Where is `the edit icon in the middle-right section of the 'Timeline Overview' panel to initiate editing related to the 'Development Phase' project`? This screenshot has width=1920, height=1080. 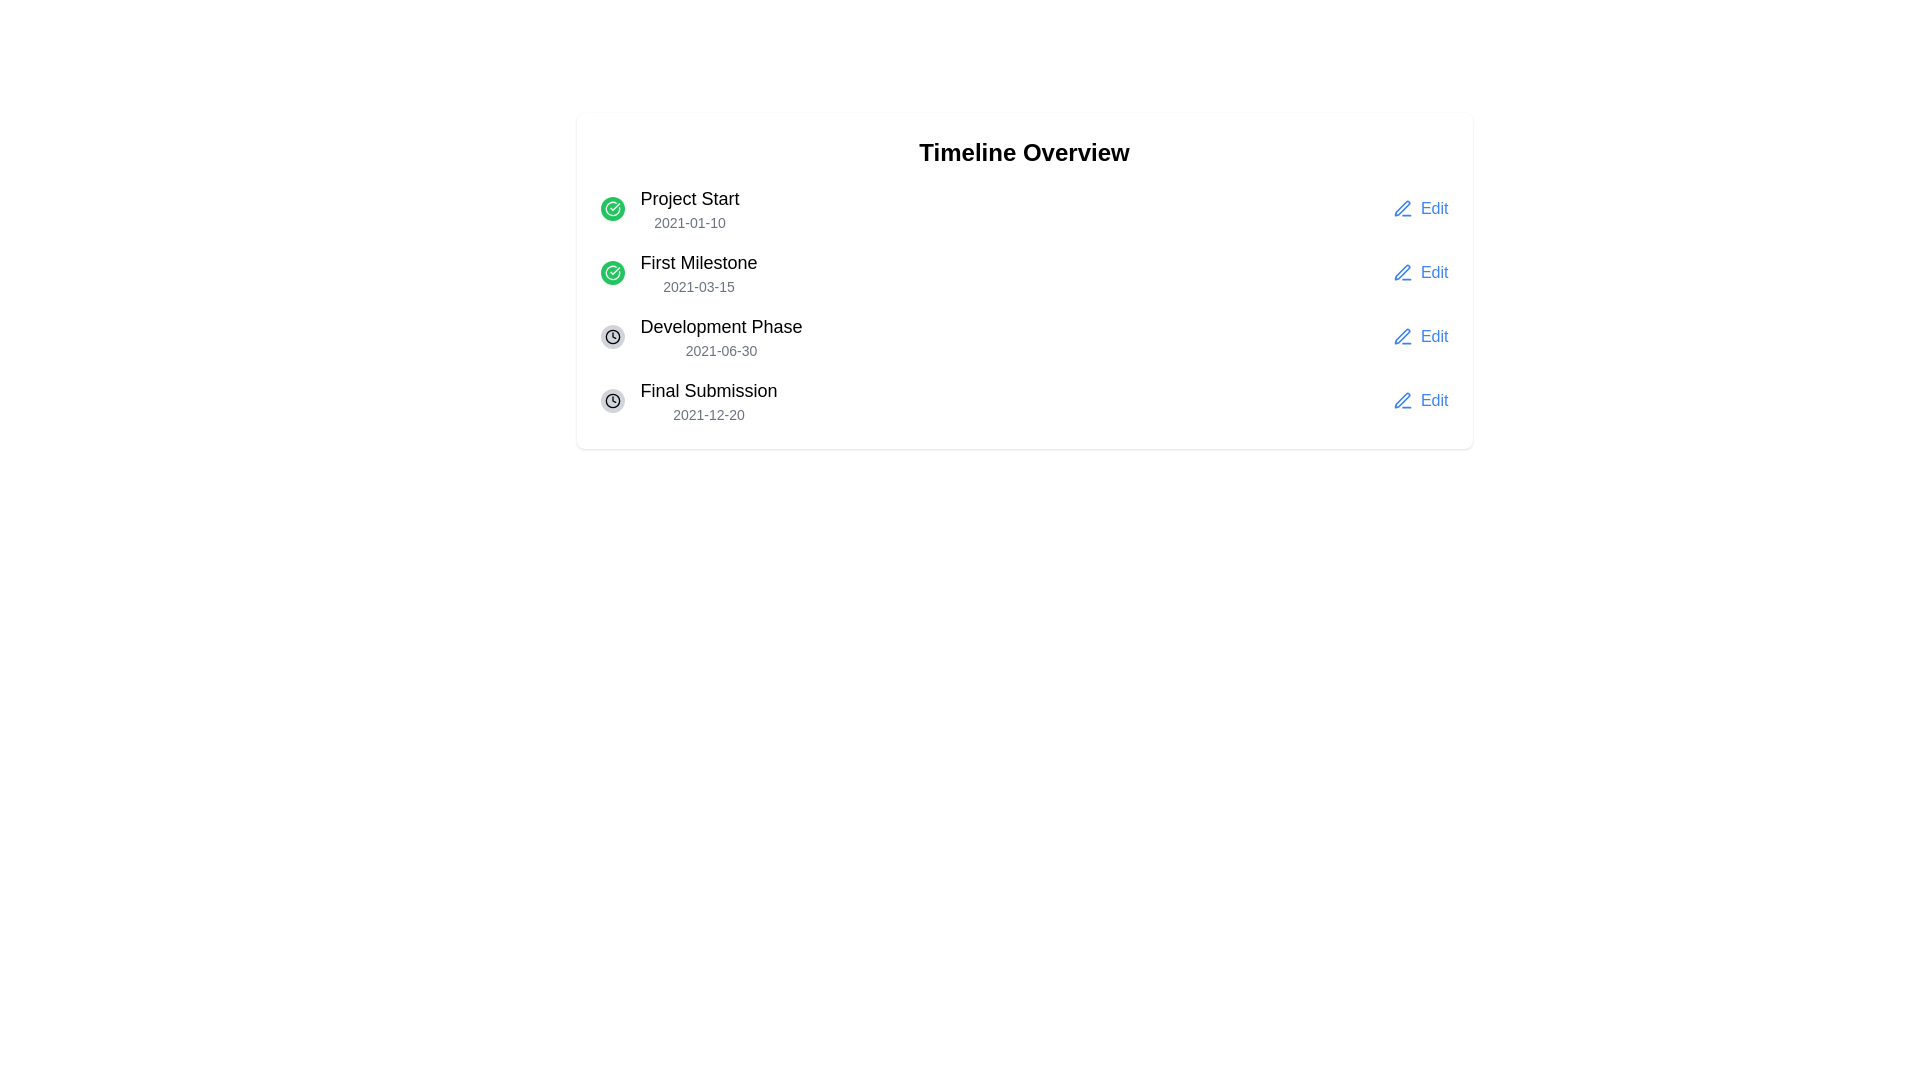
the edit icon in the middle-right section of the 'Timeline Overview' panel to initiate editing related to the 'Development Phase' project is located at coordinates (1401, 335).